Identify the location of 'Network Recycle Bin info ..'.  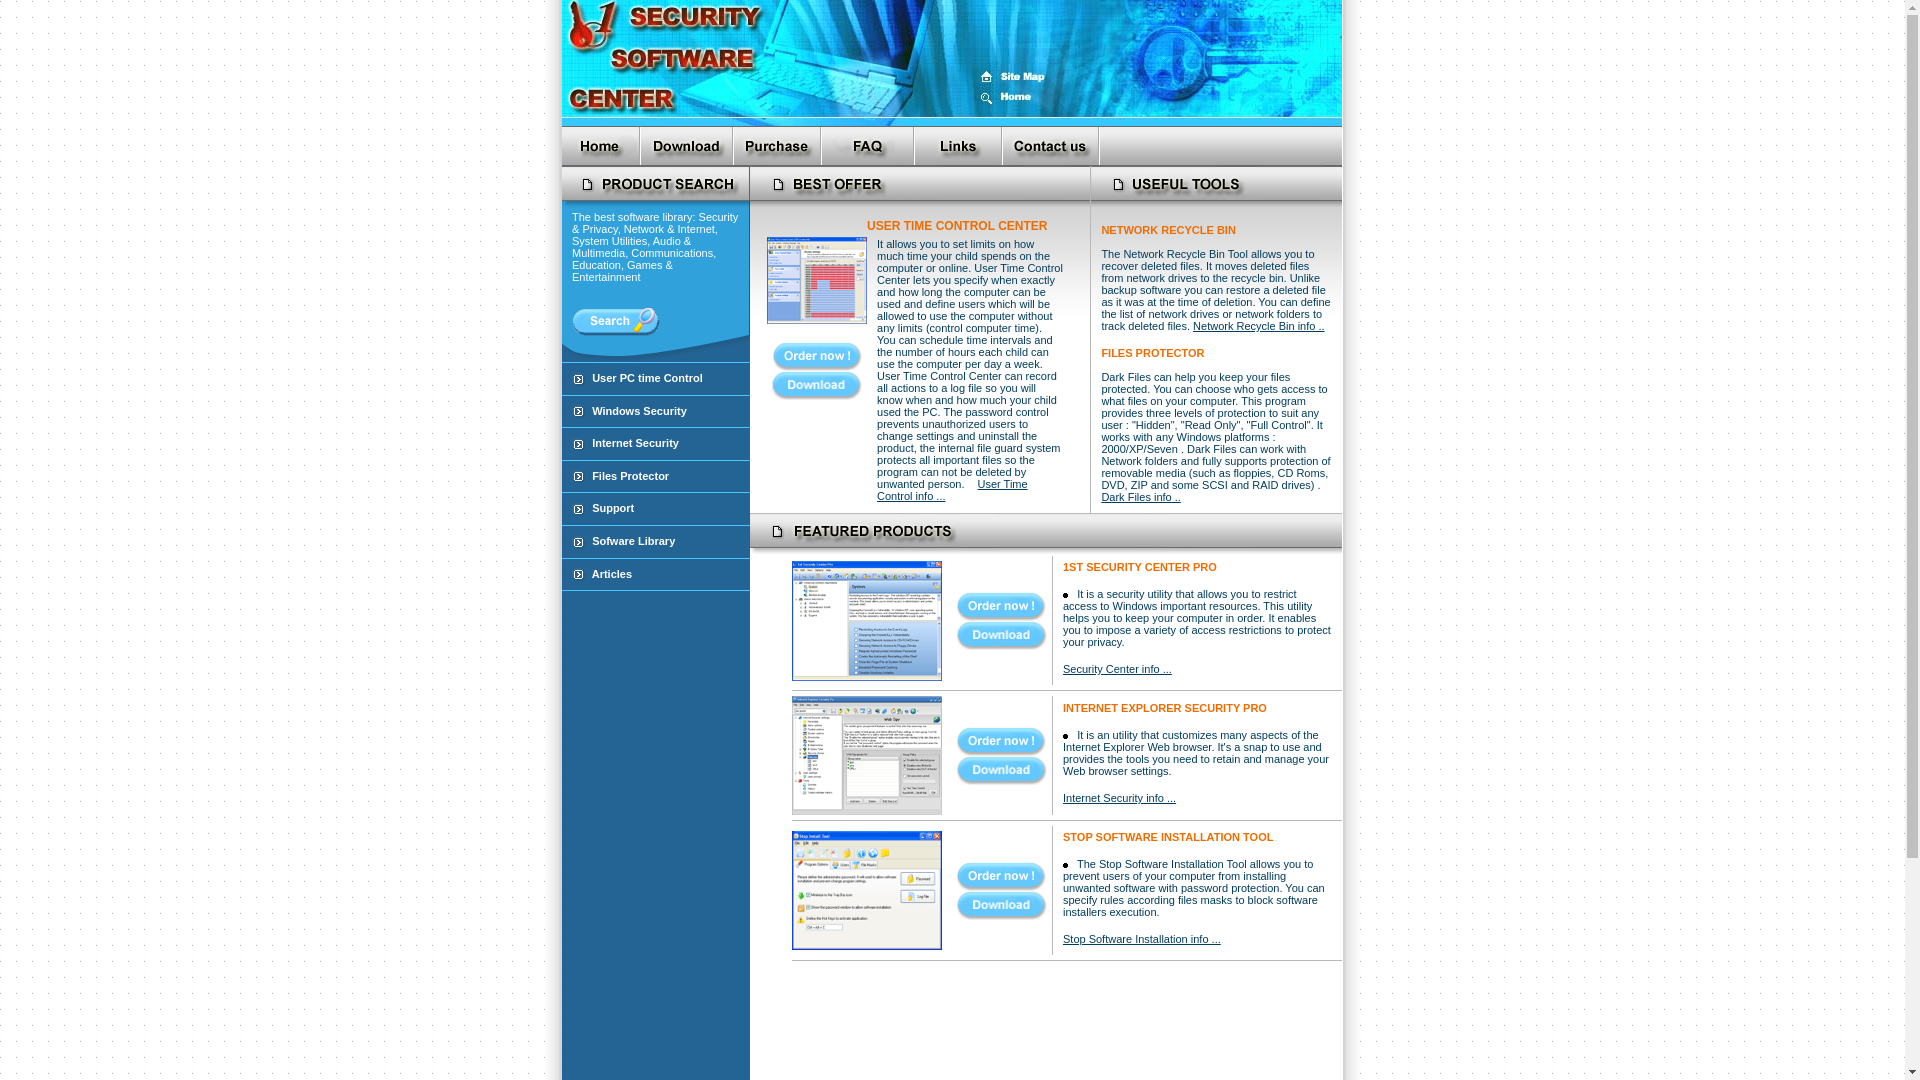
(1257, 325).